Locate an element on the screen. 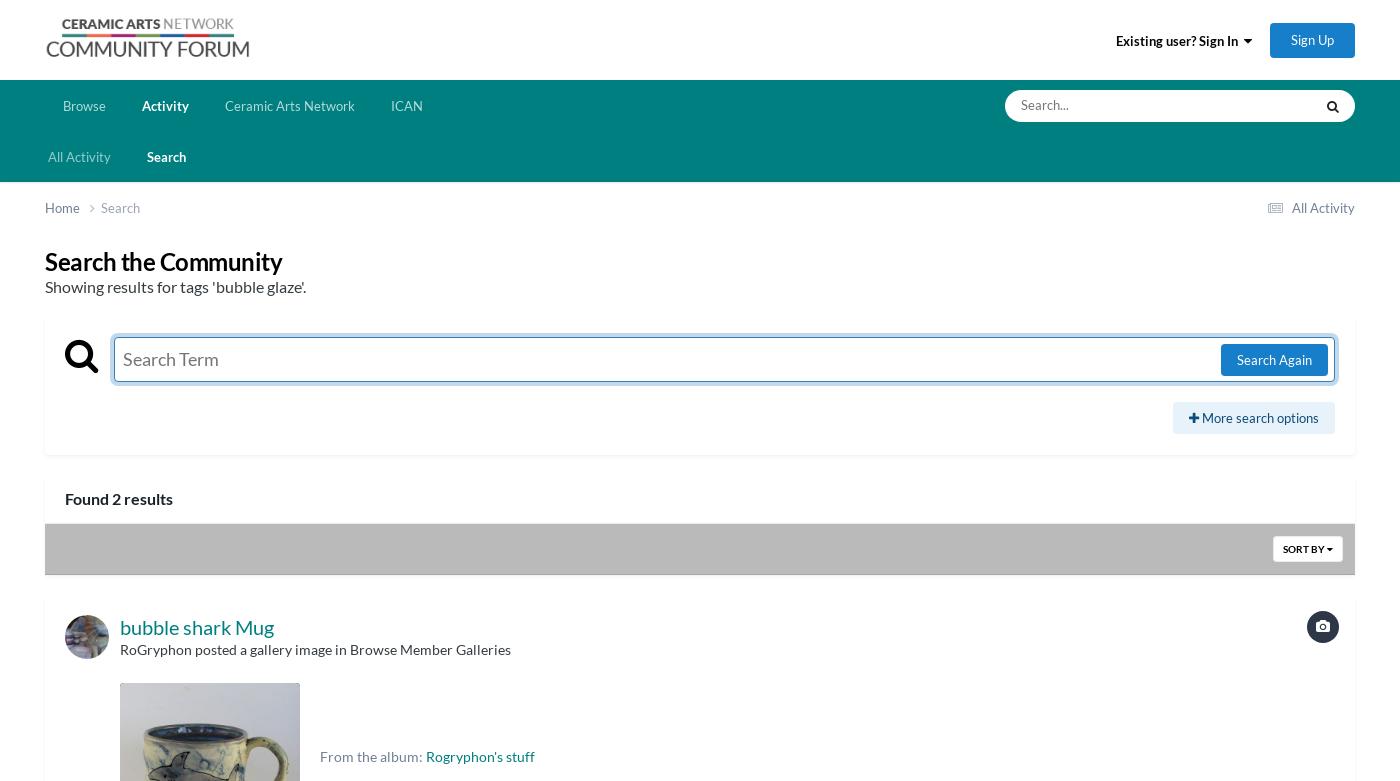 This screenshot has height=781, width=1400. 'Showing results for tags 'bubble glaze'.' is located at coordinates (175, 286).